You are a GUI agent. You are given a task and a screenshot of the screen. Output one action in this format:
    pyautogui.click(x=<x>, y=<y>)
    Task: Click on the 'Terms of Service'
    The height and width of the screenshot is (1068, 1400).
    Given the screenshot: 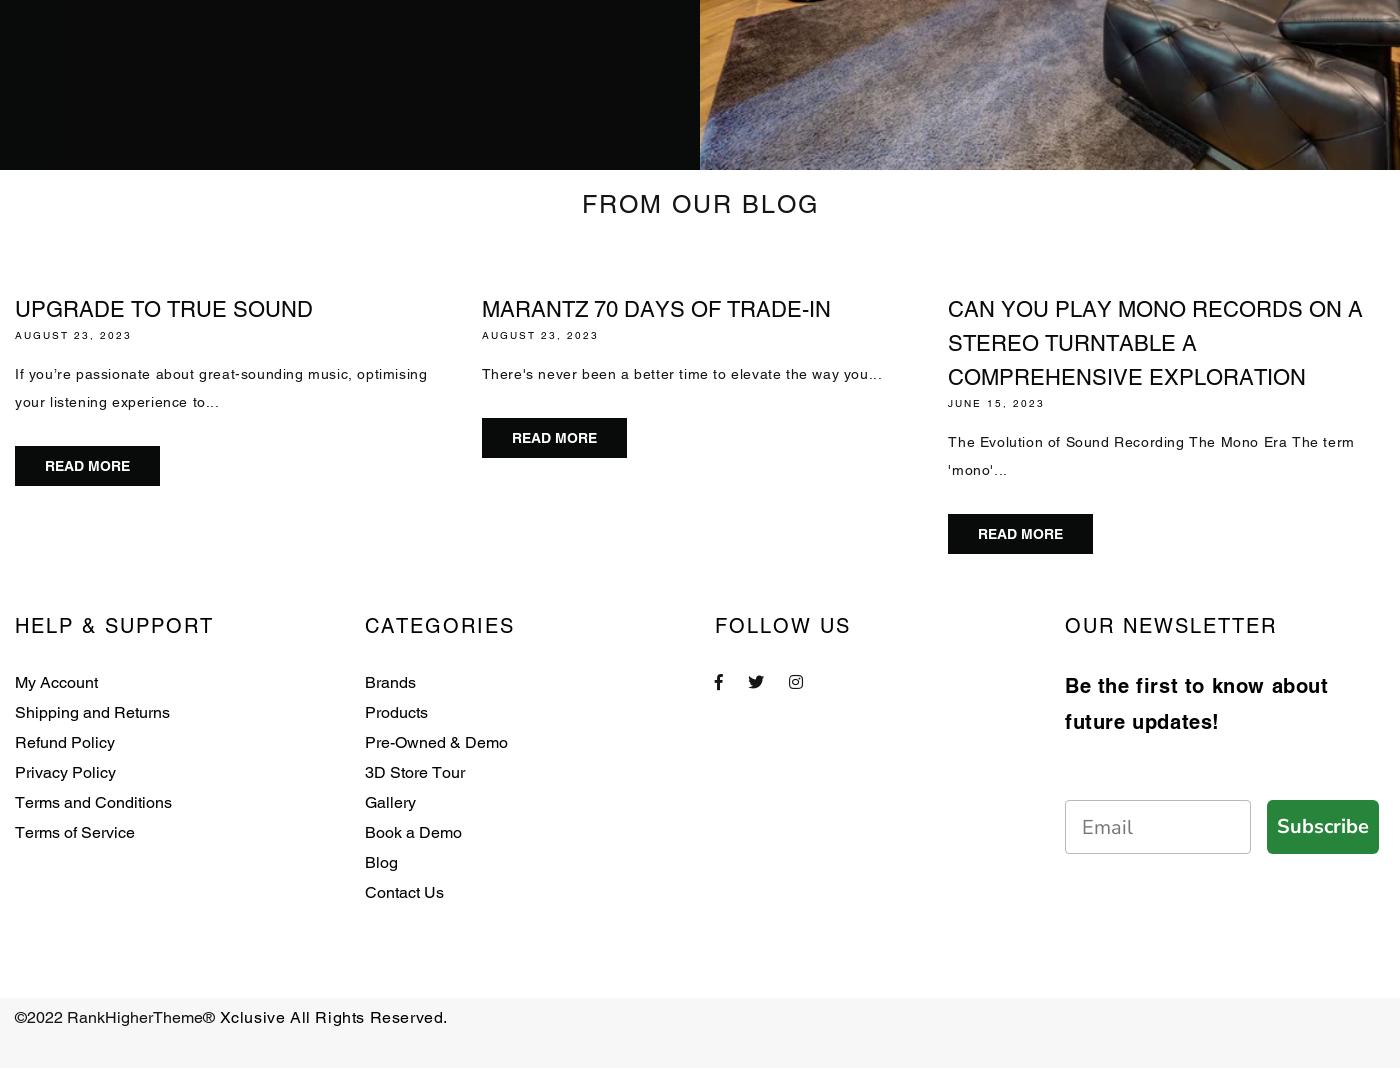 What is the action you would take?
    pyautogui.click(x=75, y=831)
    